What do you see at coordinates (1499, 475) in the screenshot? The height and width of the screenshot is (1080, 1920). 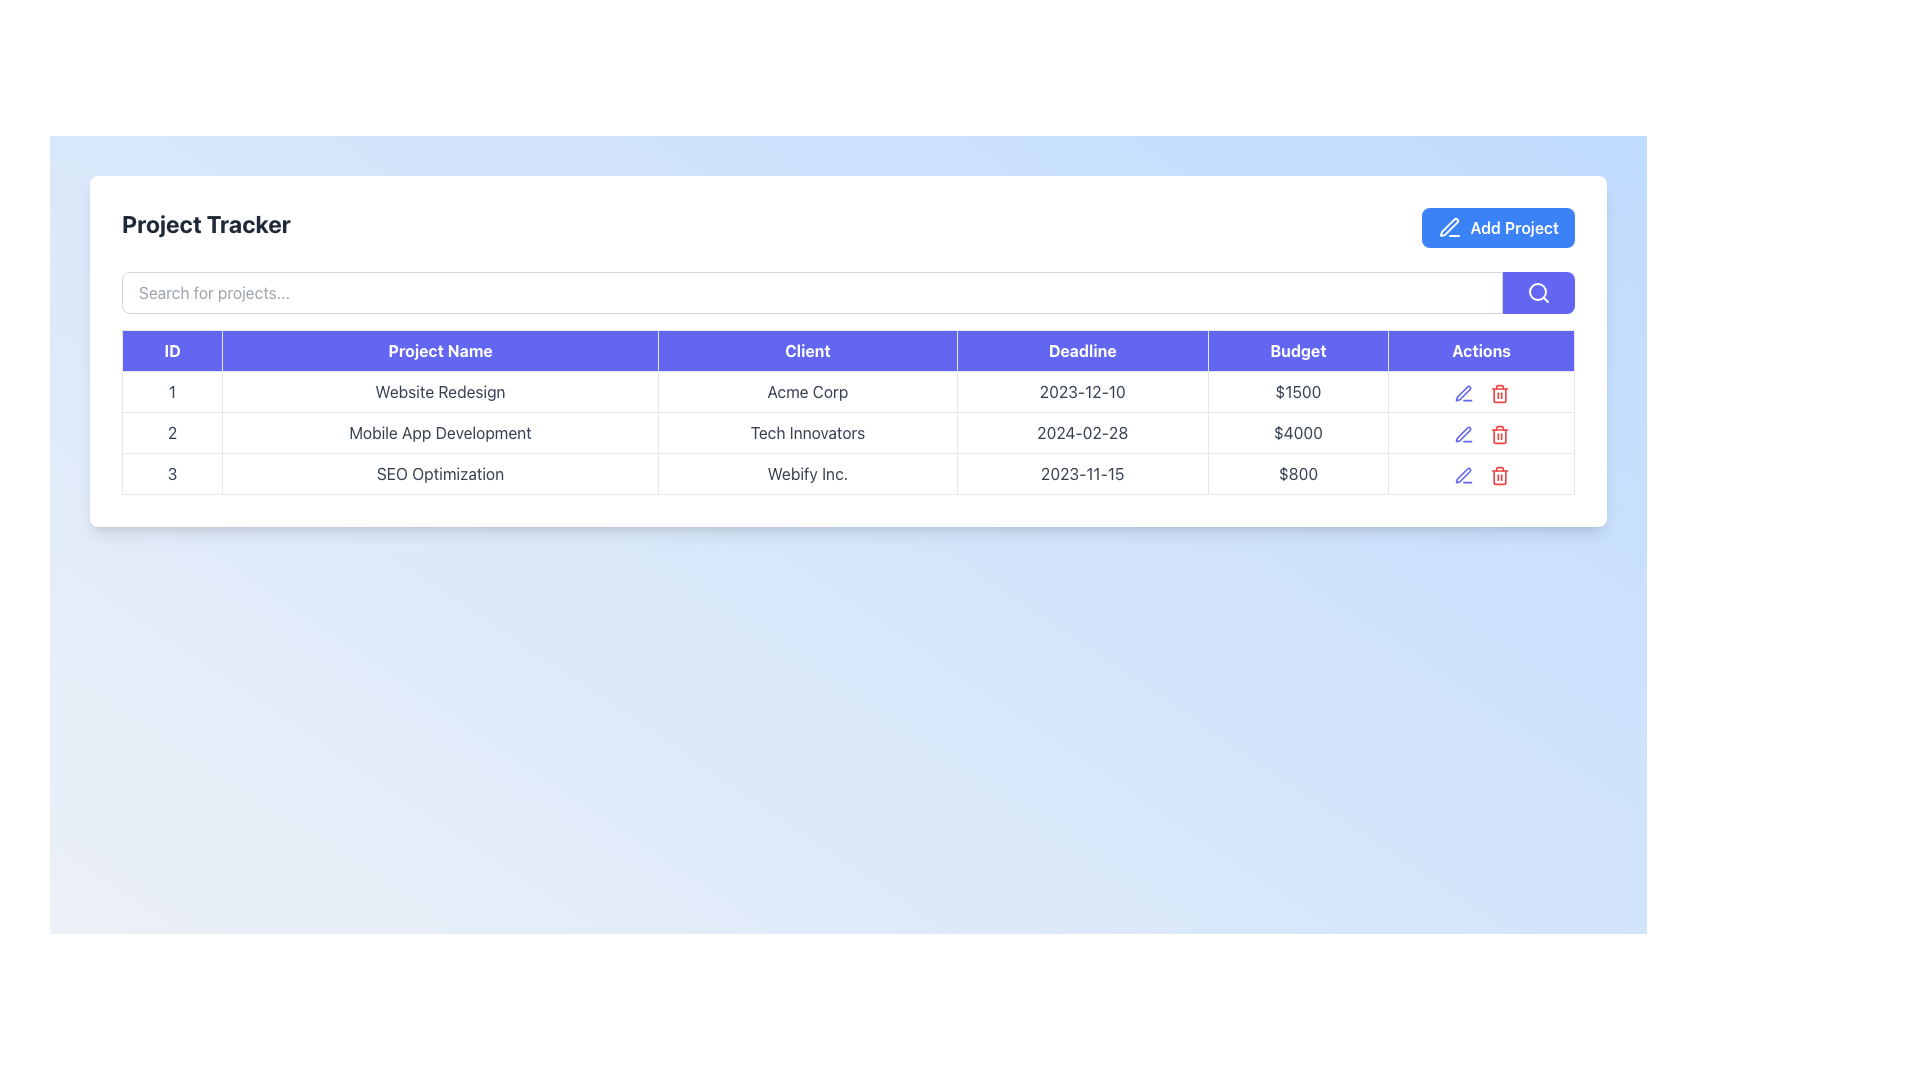 I see `the delete button located in the 'Actions' column of the third row in the table, which is positioned to the right of the pencil icon for editing` at bounding box center [1499, 475].